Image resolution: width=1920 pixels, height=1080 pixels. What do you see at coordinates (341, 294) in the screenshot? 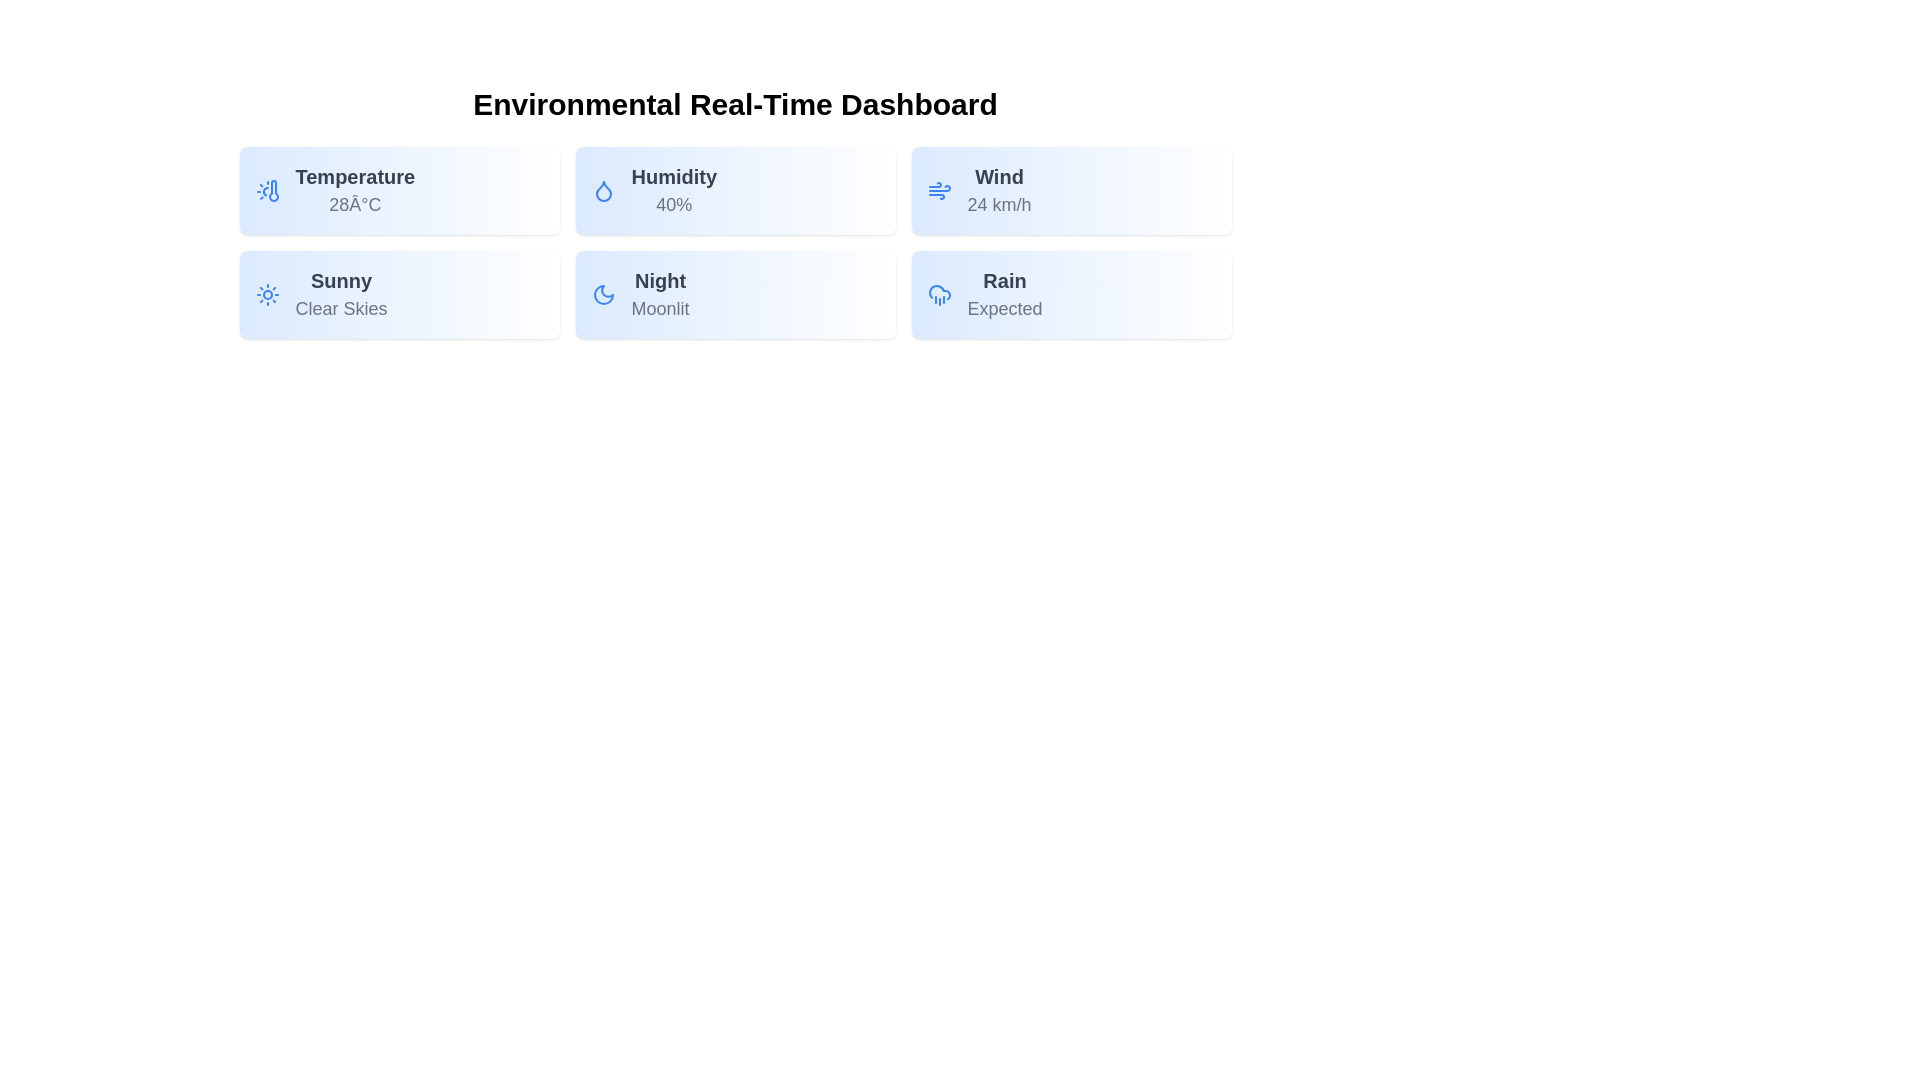
I see `the static text display indicating 'Sunny' weather with 'Clear Skies' to potentially view a tooltip` at bounding box center [341, 294].